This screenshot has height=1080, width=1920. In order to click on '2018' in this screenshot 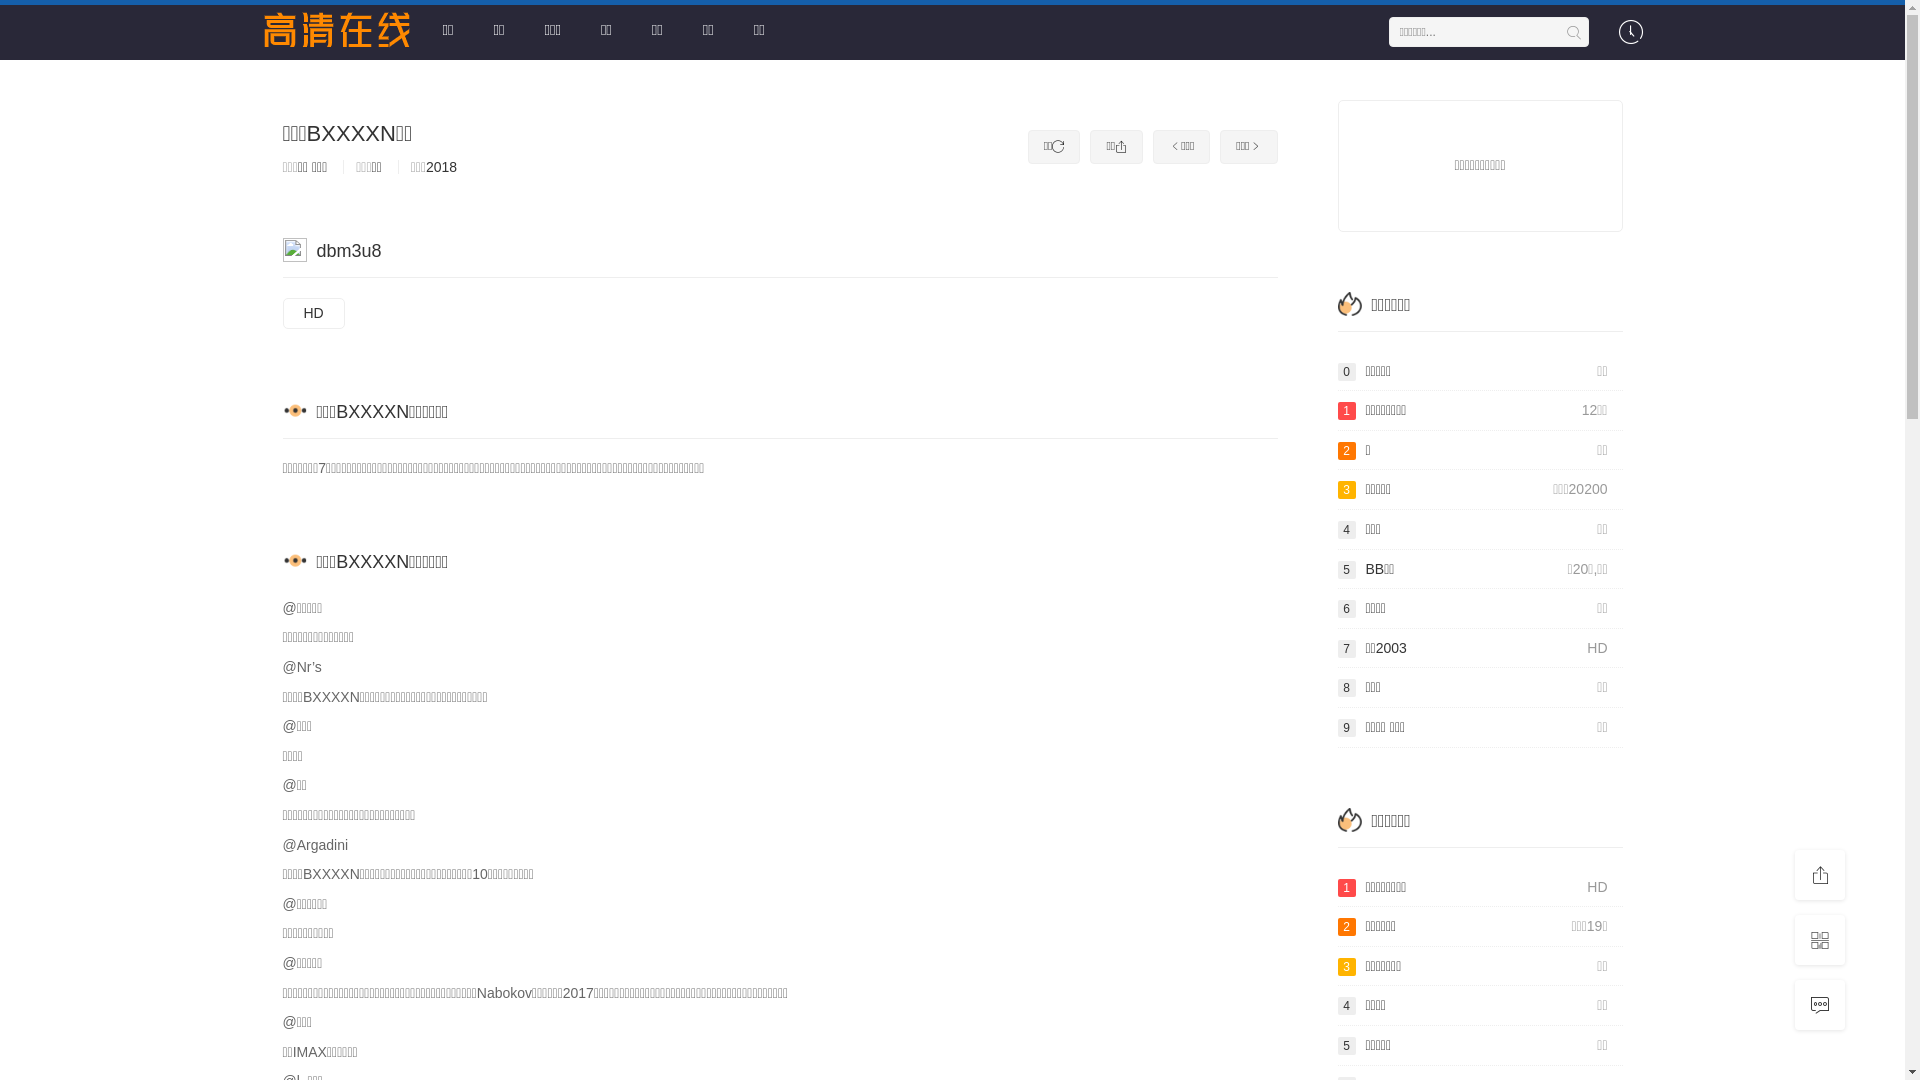, I will do `click(440, 165)`.